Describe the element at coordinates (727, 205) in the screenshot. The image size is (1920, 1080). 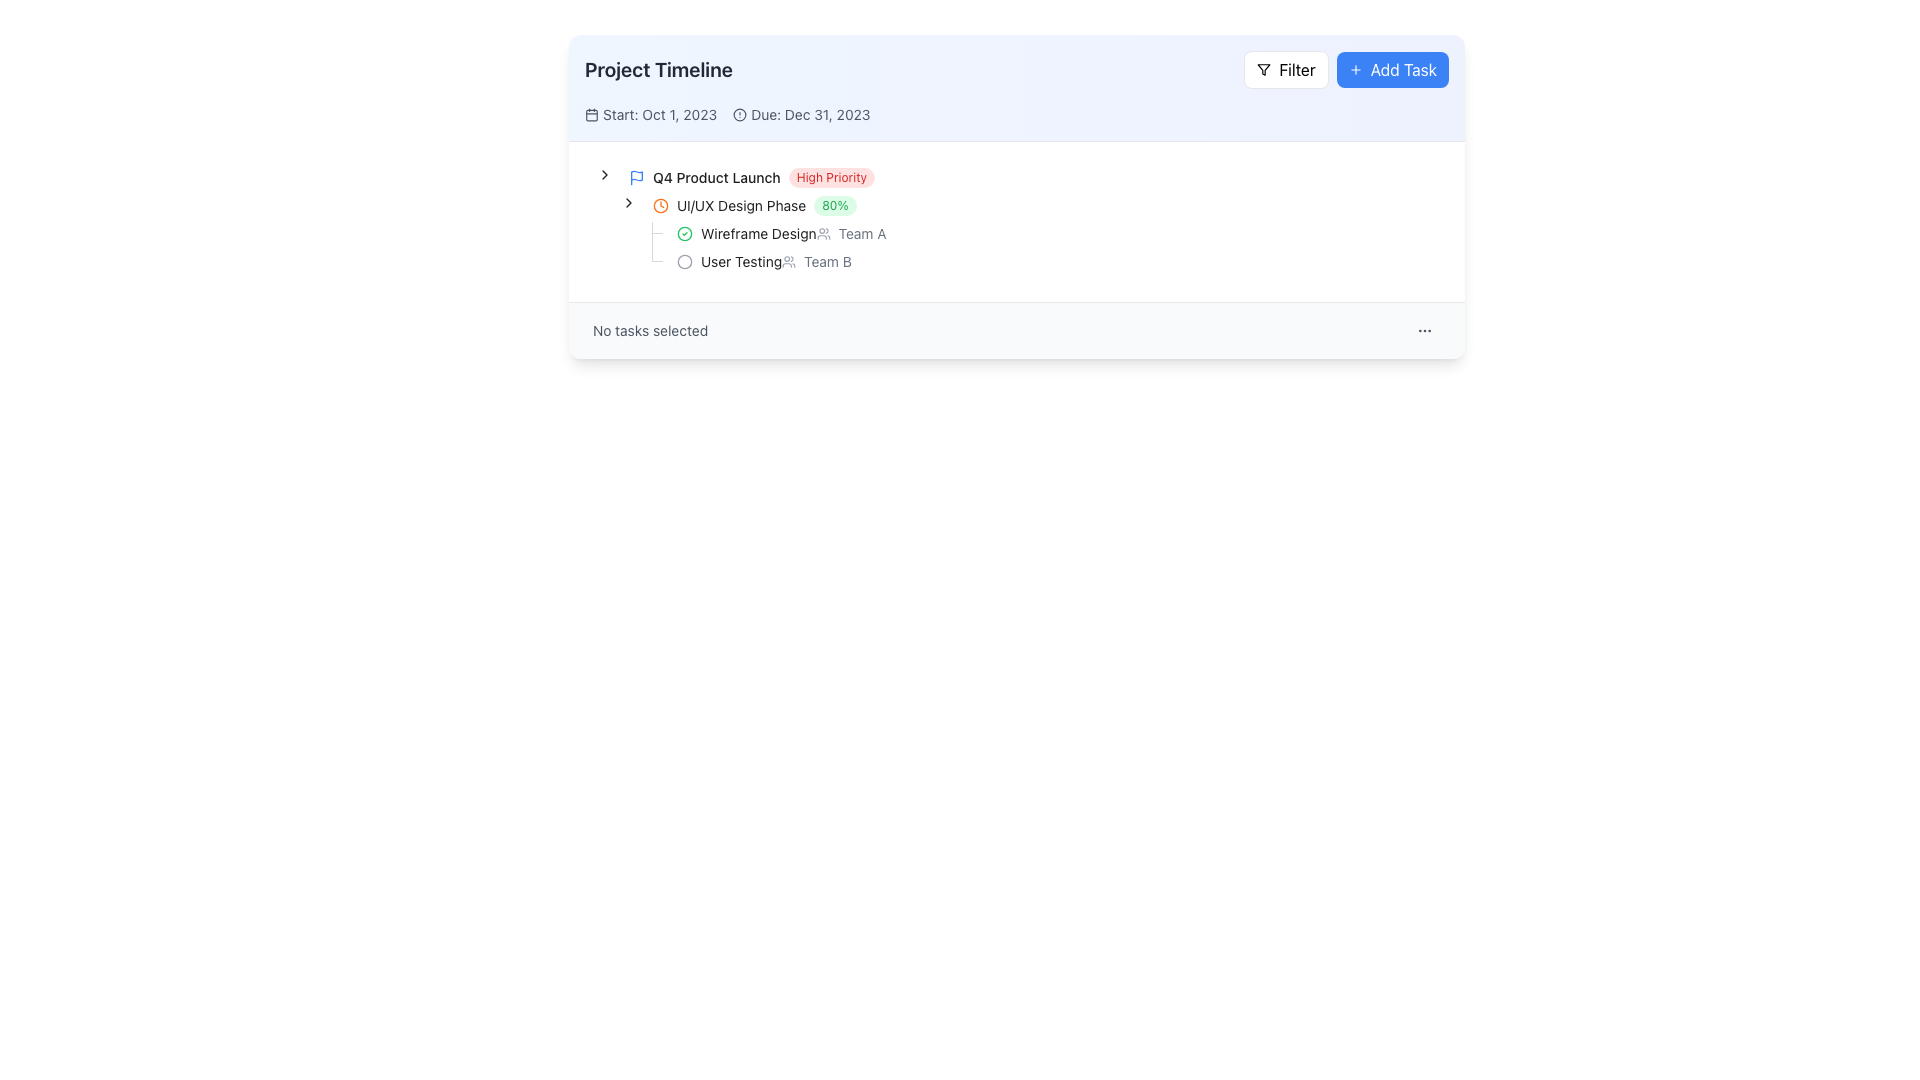
I see `the Tree item representing the UI/UX Design phase under the 'Q4 Product Launch' group` at that location.